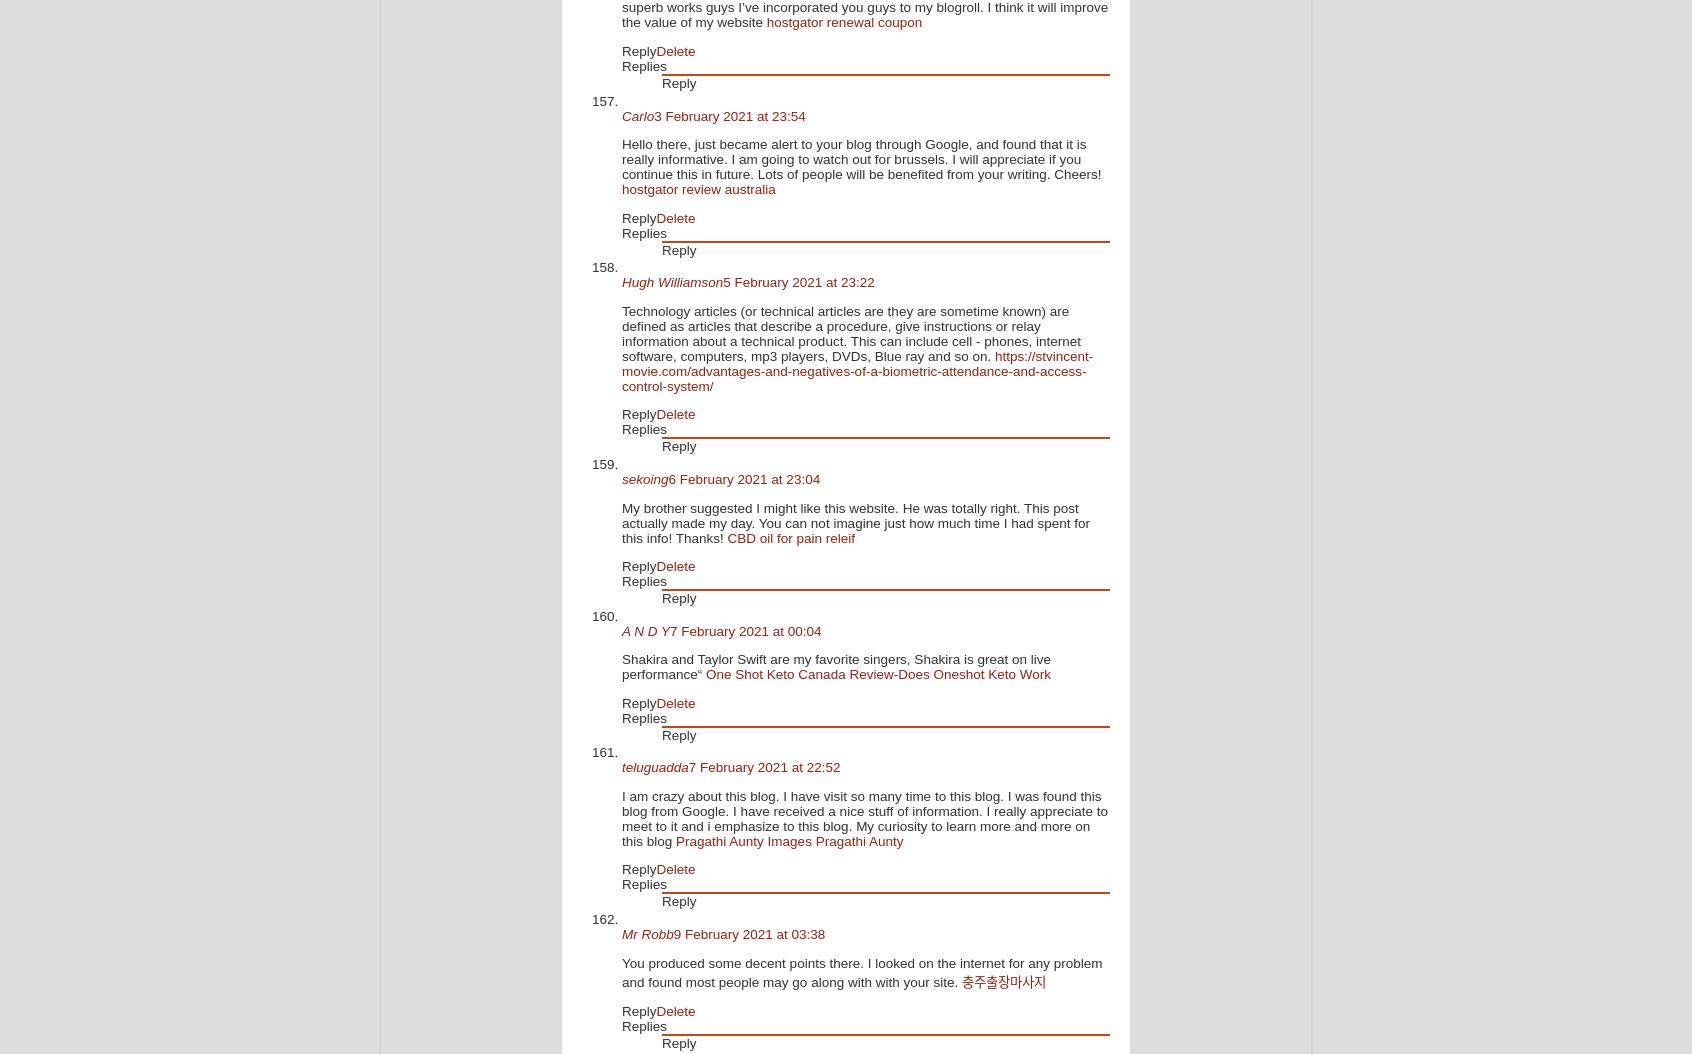 This screenshot has height=1054, width=1692. Describe the element at coordinates (762, 767) in the screenshot. I see `'7 February 2021 at 22:52'` at that location.